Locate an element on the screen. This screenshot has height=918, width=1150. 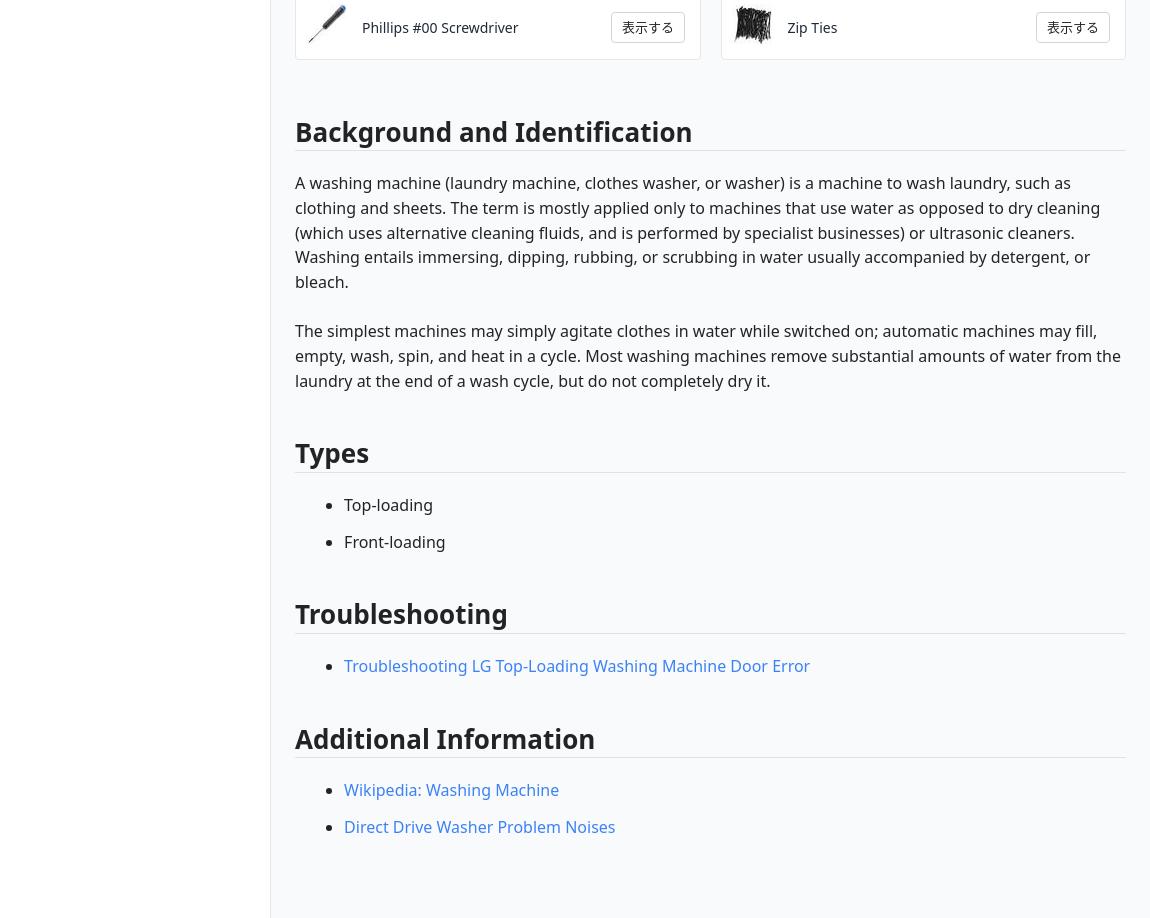
'Troubleshooting LG Top-Loading Washing Machine Door Error' is located at coordinates (575, 664).